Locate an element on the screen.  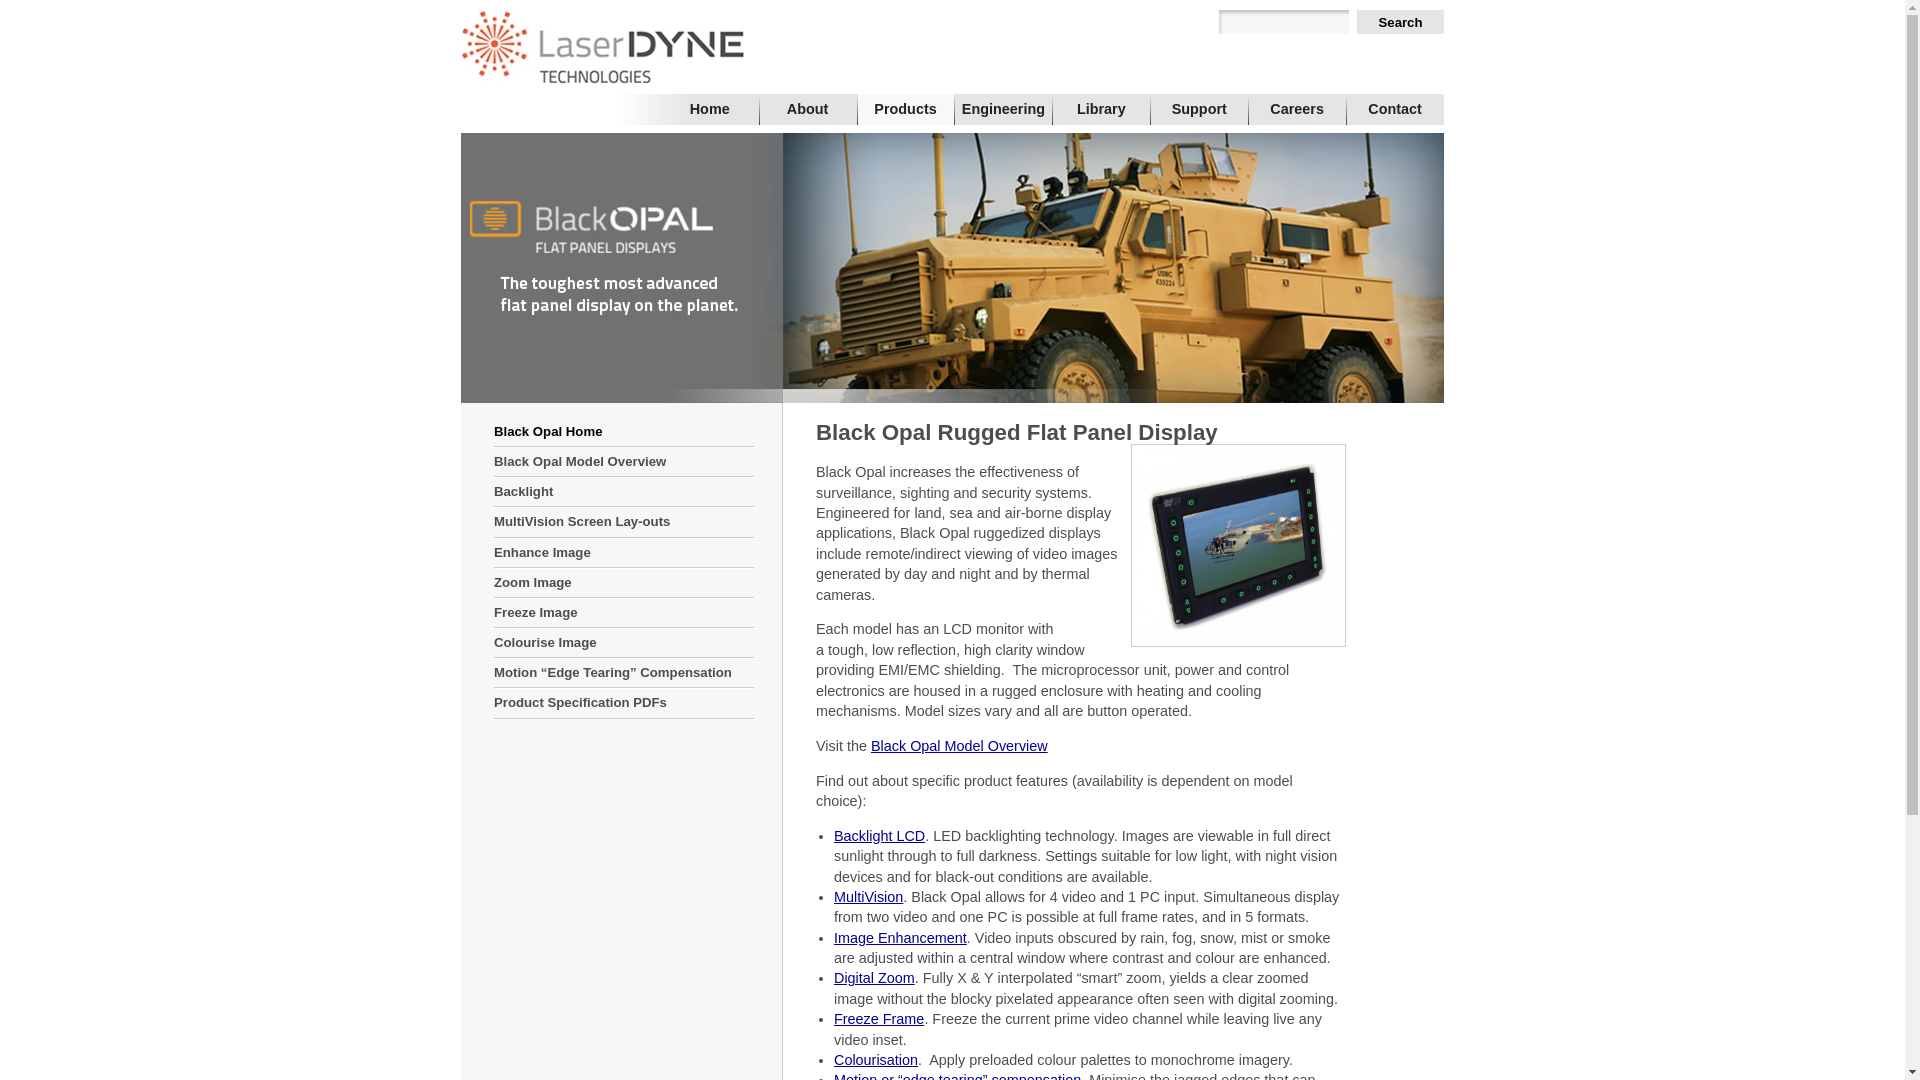
'Colourise Image' is located at coordinates (494, 643).